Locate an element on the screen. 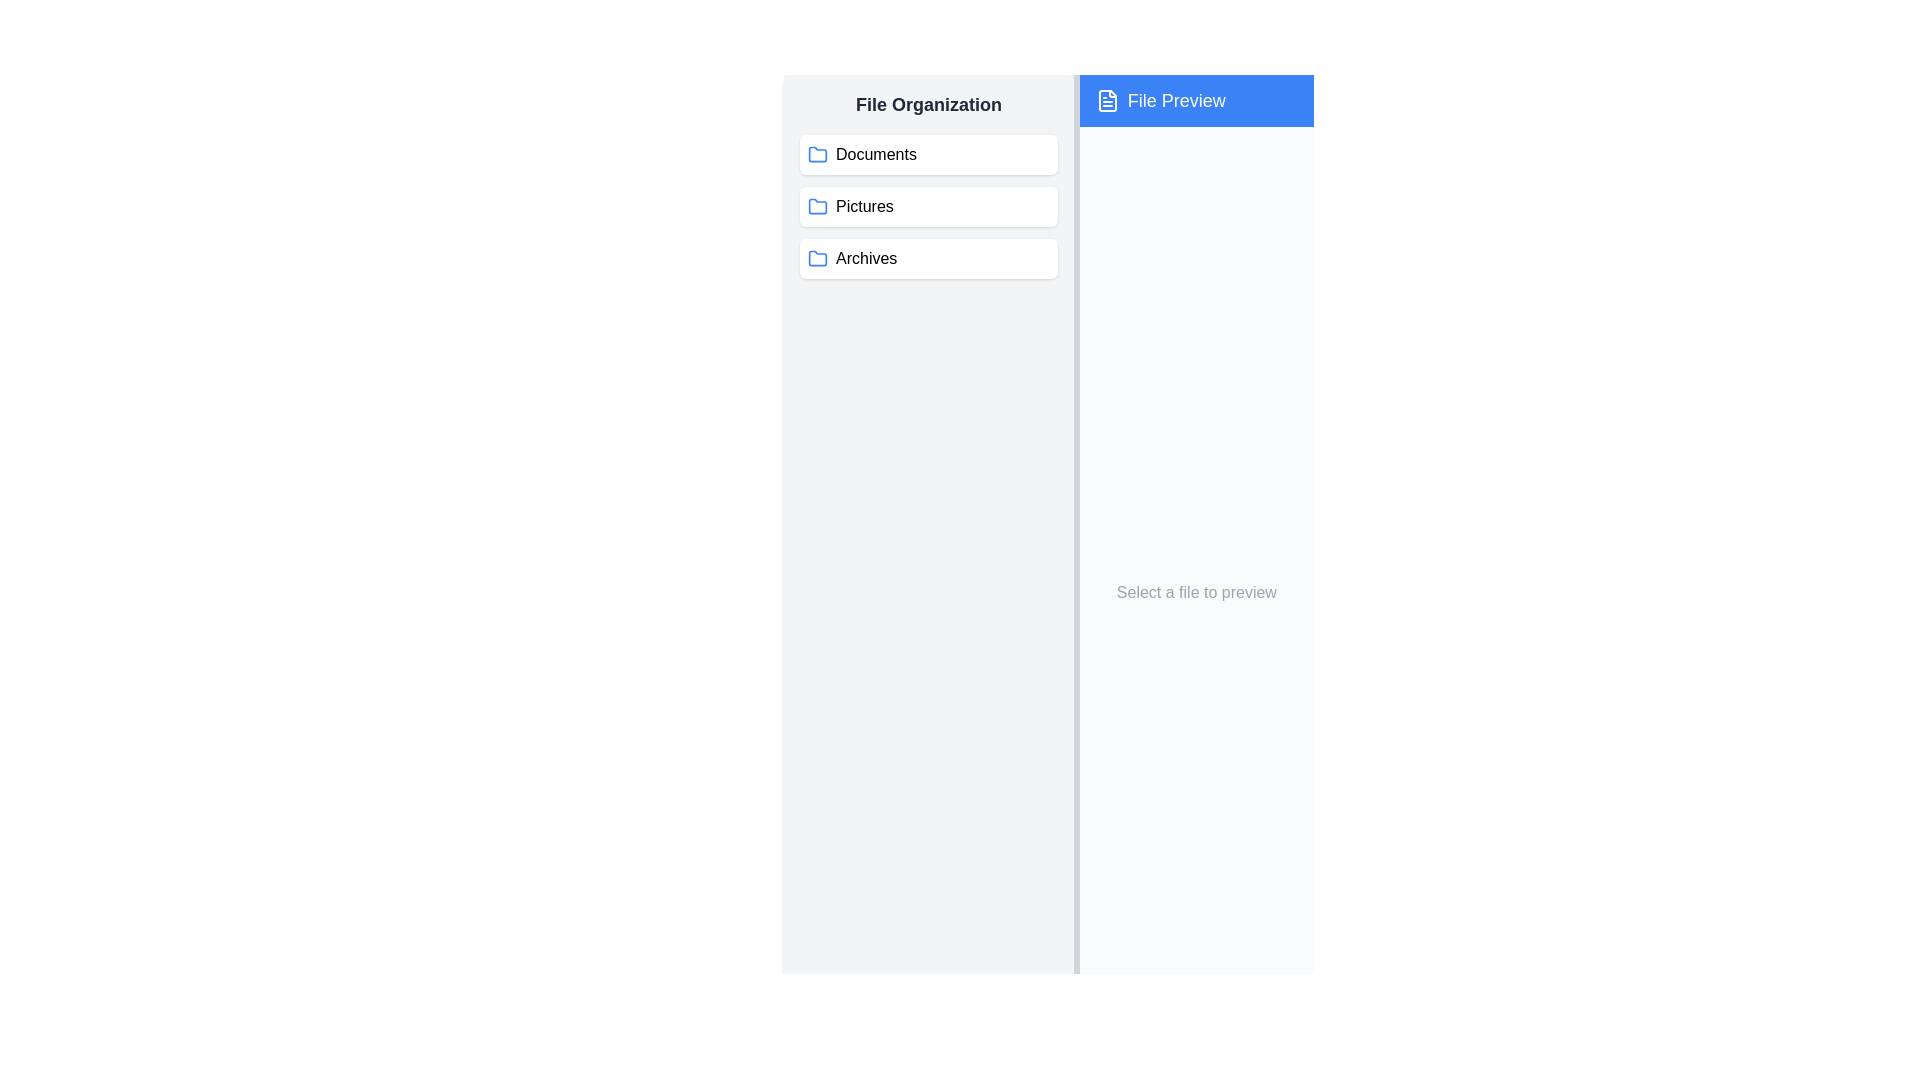 This screenshot has width=1920, height=1080. the button labeled 'File Preview' with a blue background and white text, located at the top of the right-hand pane is located at coordinates (1196, 100).